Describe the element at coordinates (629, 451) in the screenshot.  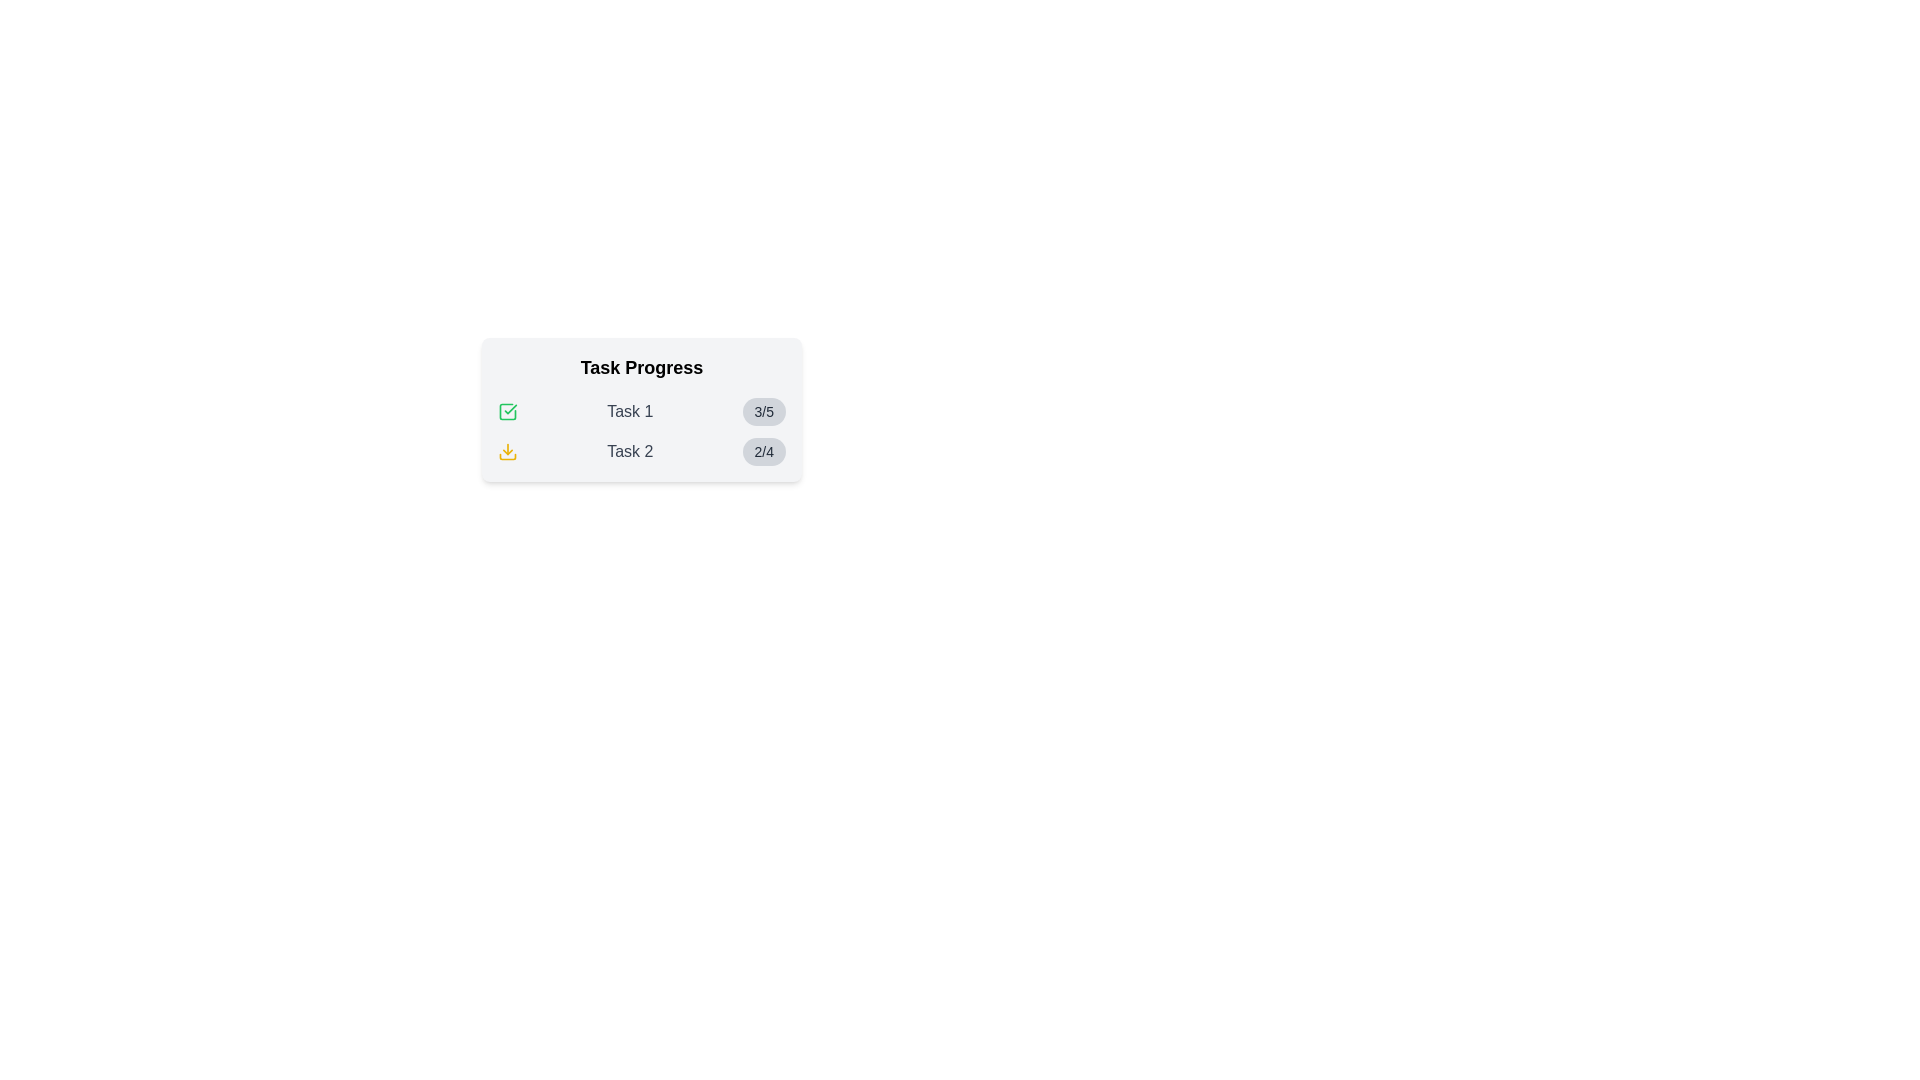
I see `the text label reading 'Task 2', which is styled in a gray sans-serif font and positioned to the left of a progress label '2/4' and to the right of a download icon` at that location.